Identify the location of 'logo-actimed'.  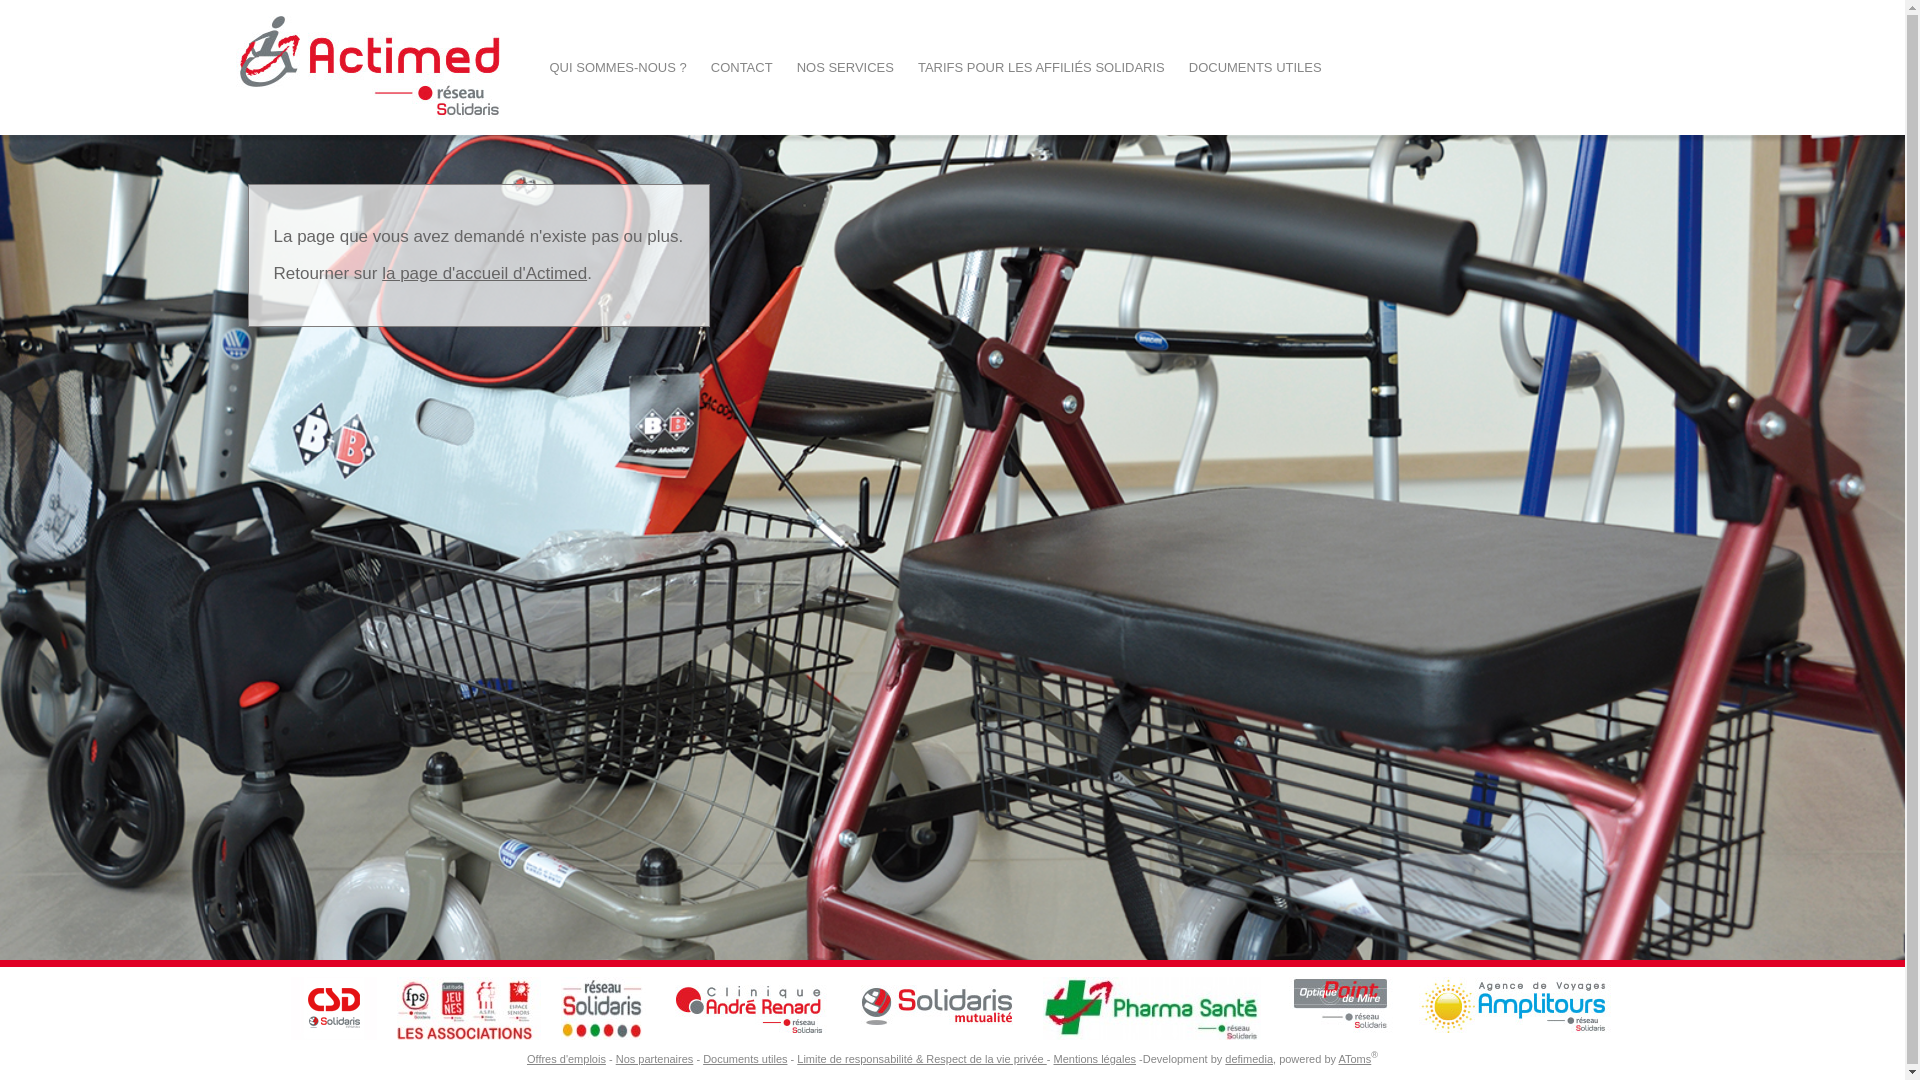
(370, 66).